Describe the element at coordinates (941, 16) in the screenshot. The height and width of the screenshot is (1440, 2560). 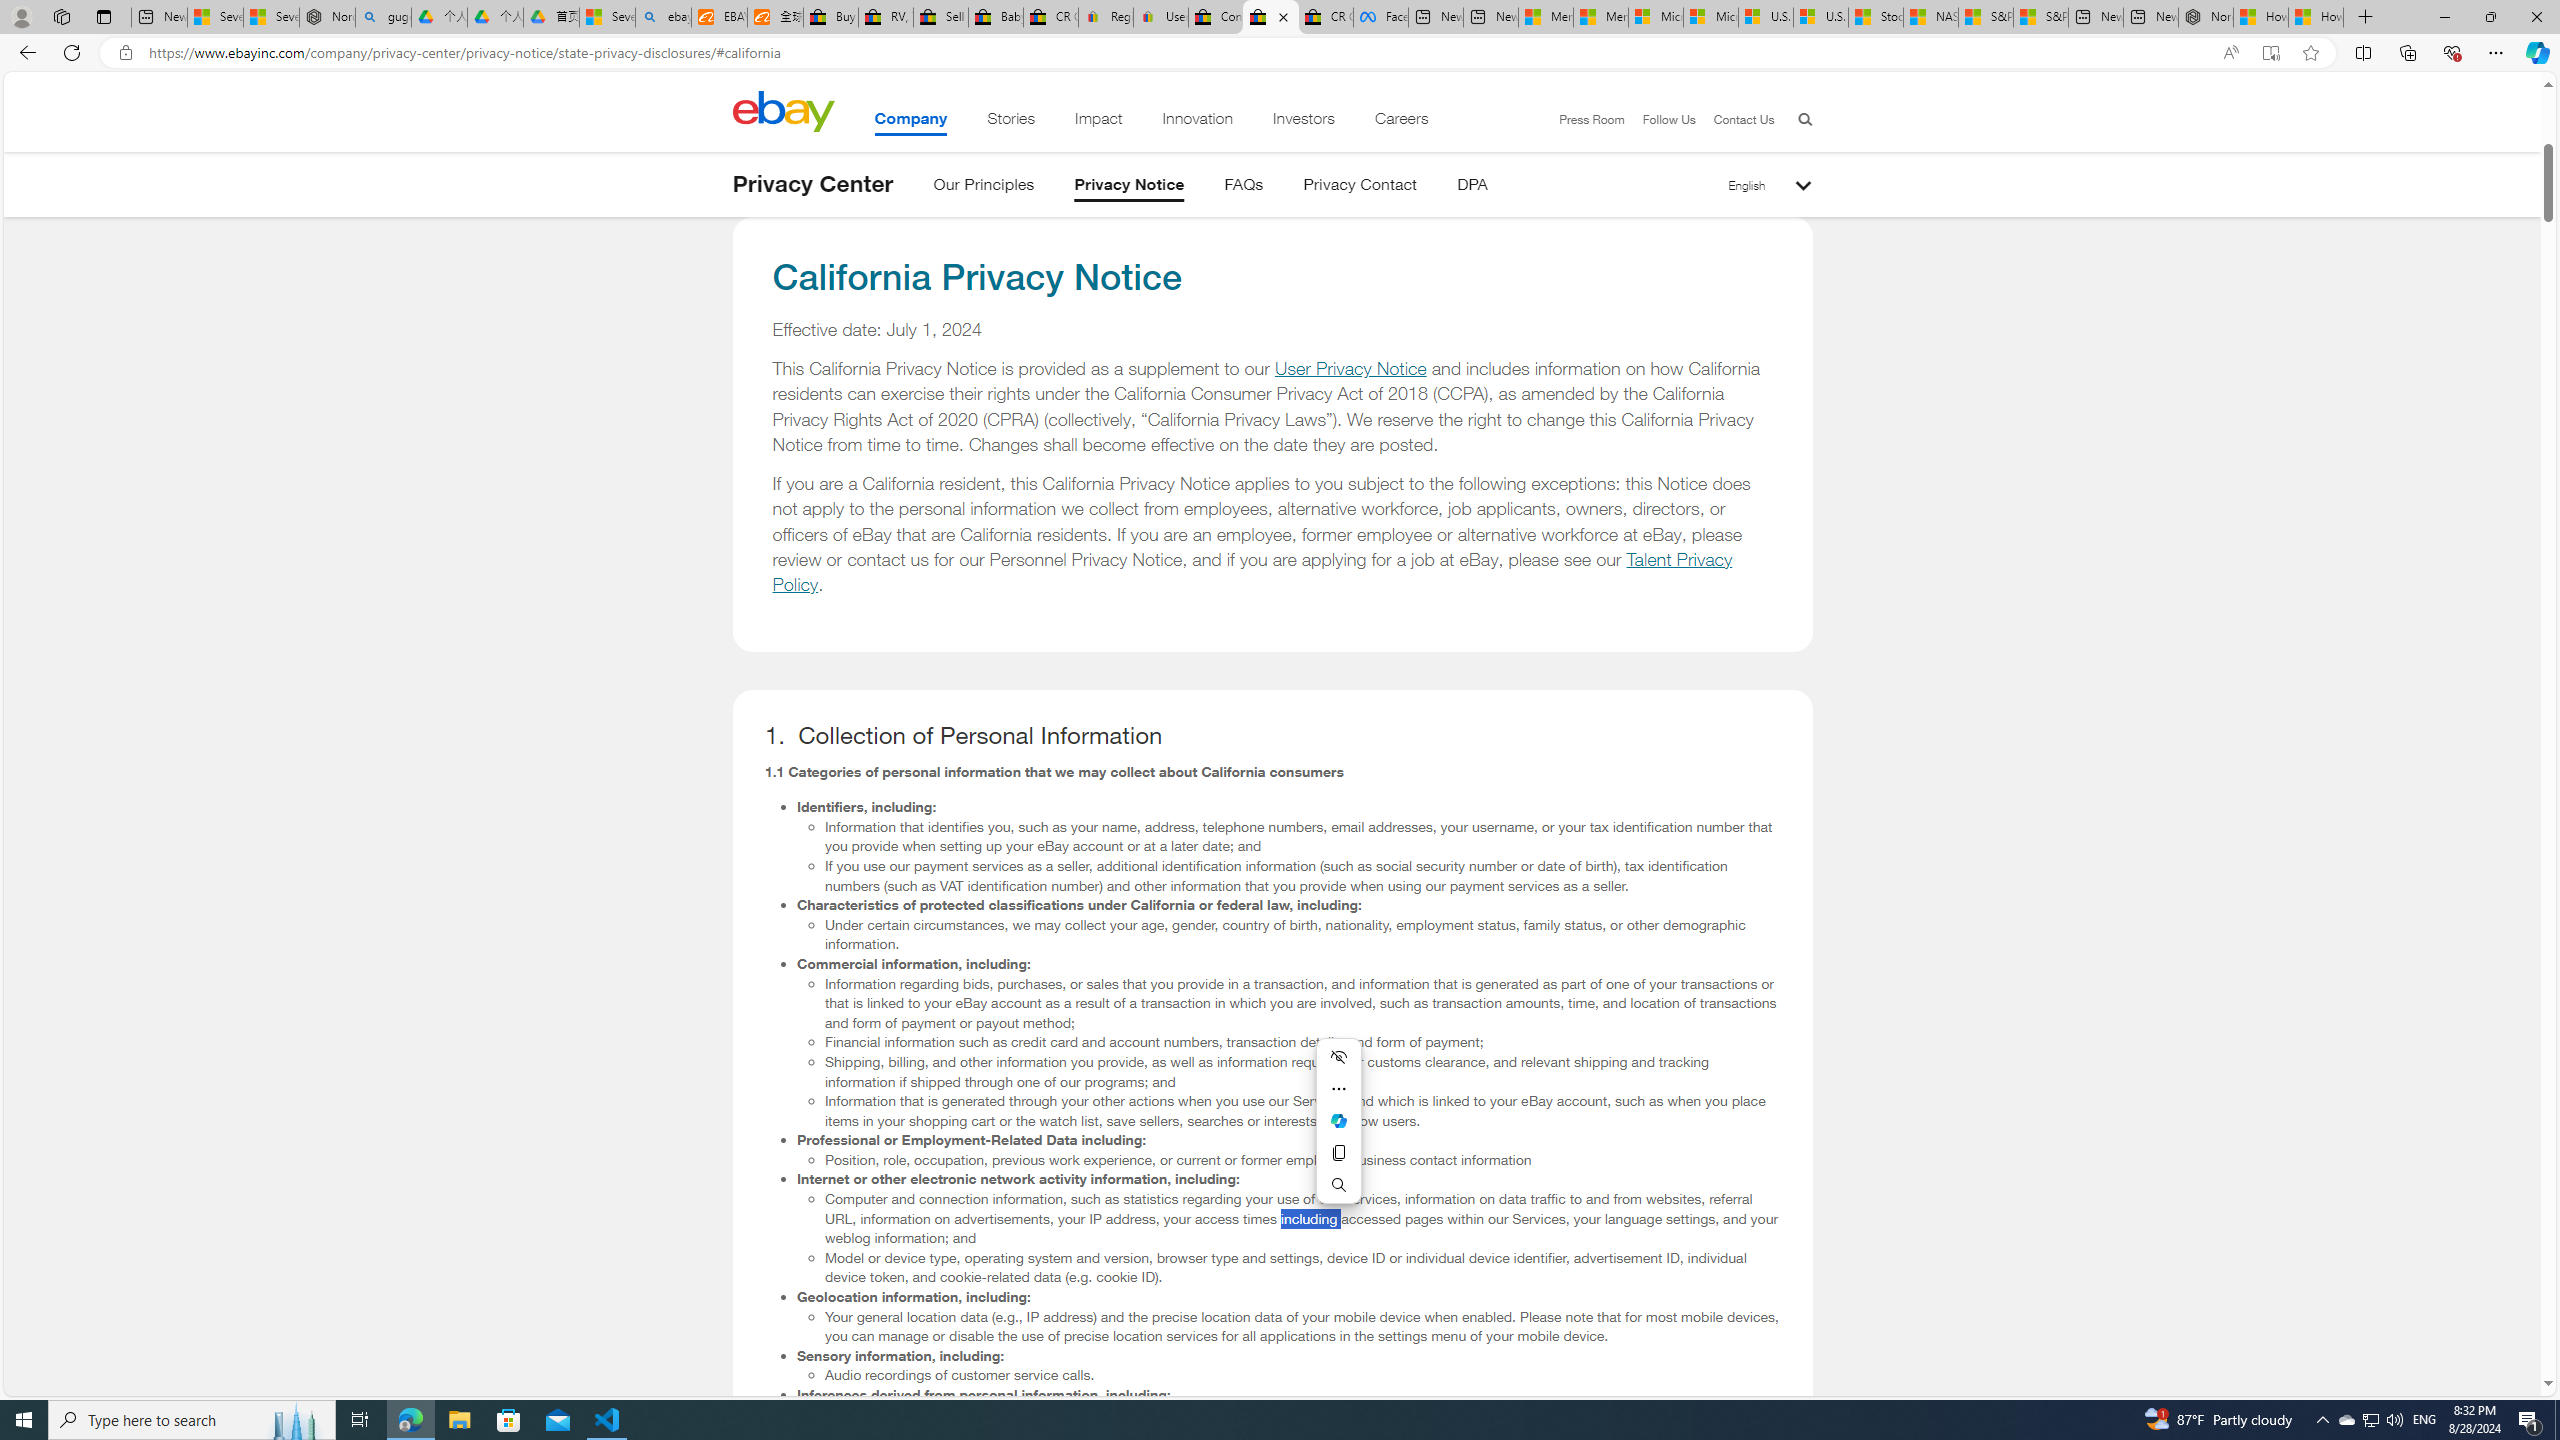
I see `'Sell worldwide with eBay'` at that location.